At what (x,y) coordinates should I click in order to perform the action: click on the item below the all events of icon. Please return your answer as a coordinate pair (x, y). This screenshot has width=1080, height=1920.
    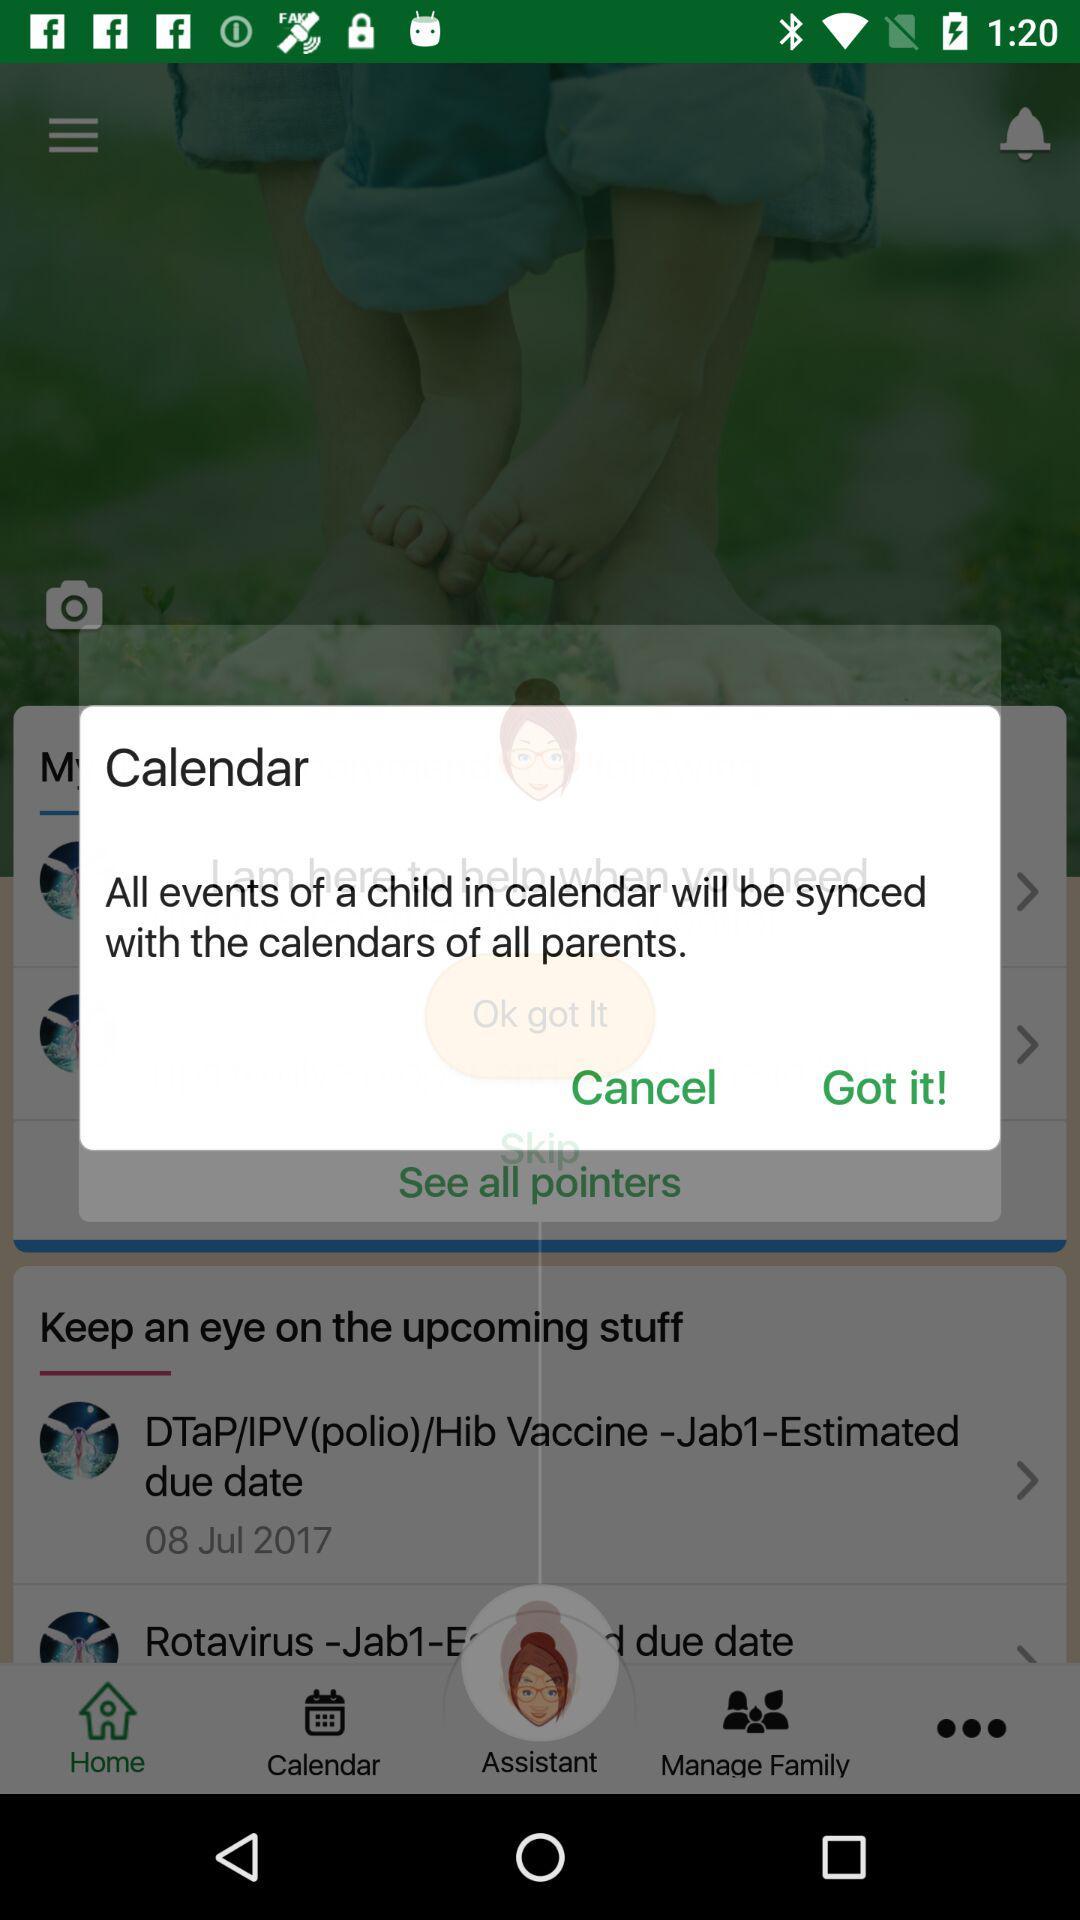
    Looking at the image, I should click on (884, 1088).